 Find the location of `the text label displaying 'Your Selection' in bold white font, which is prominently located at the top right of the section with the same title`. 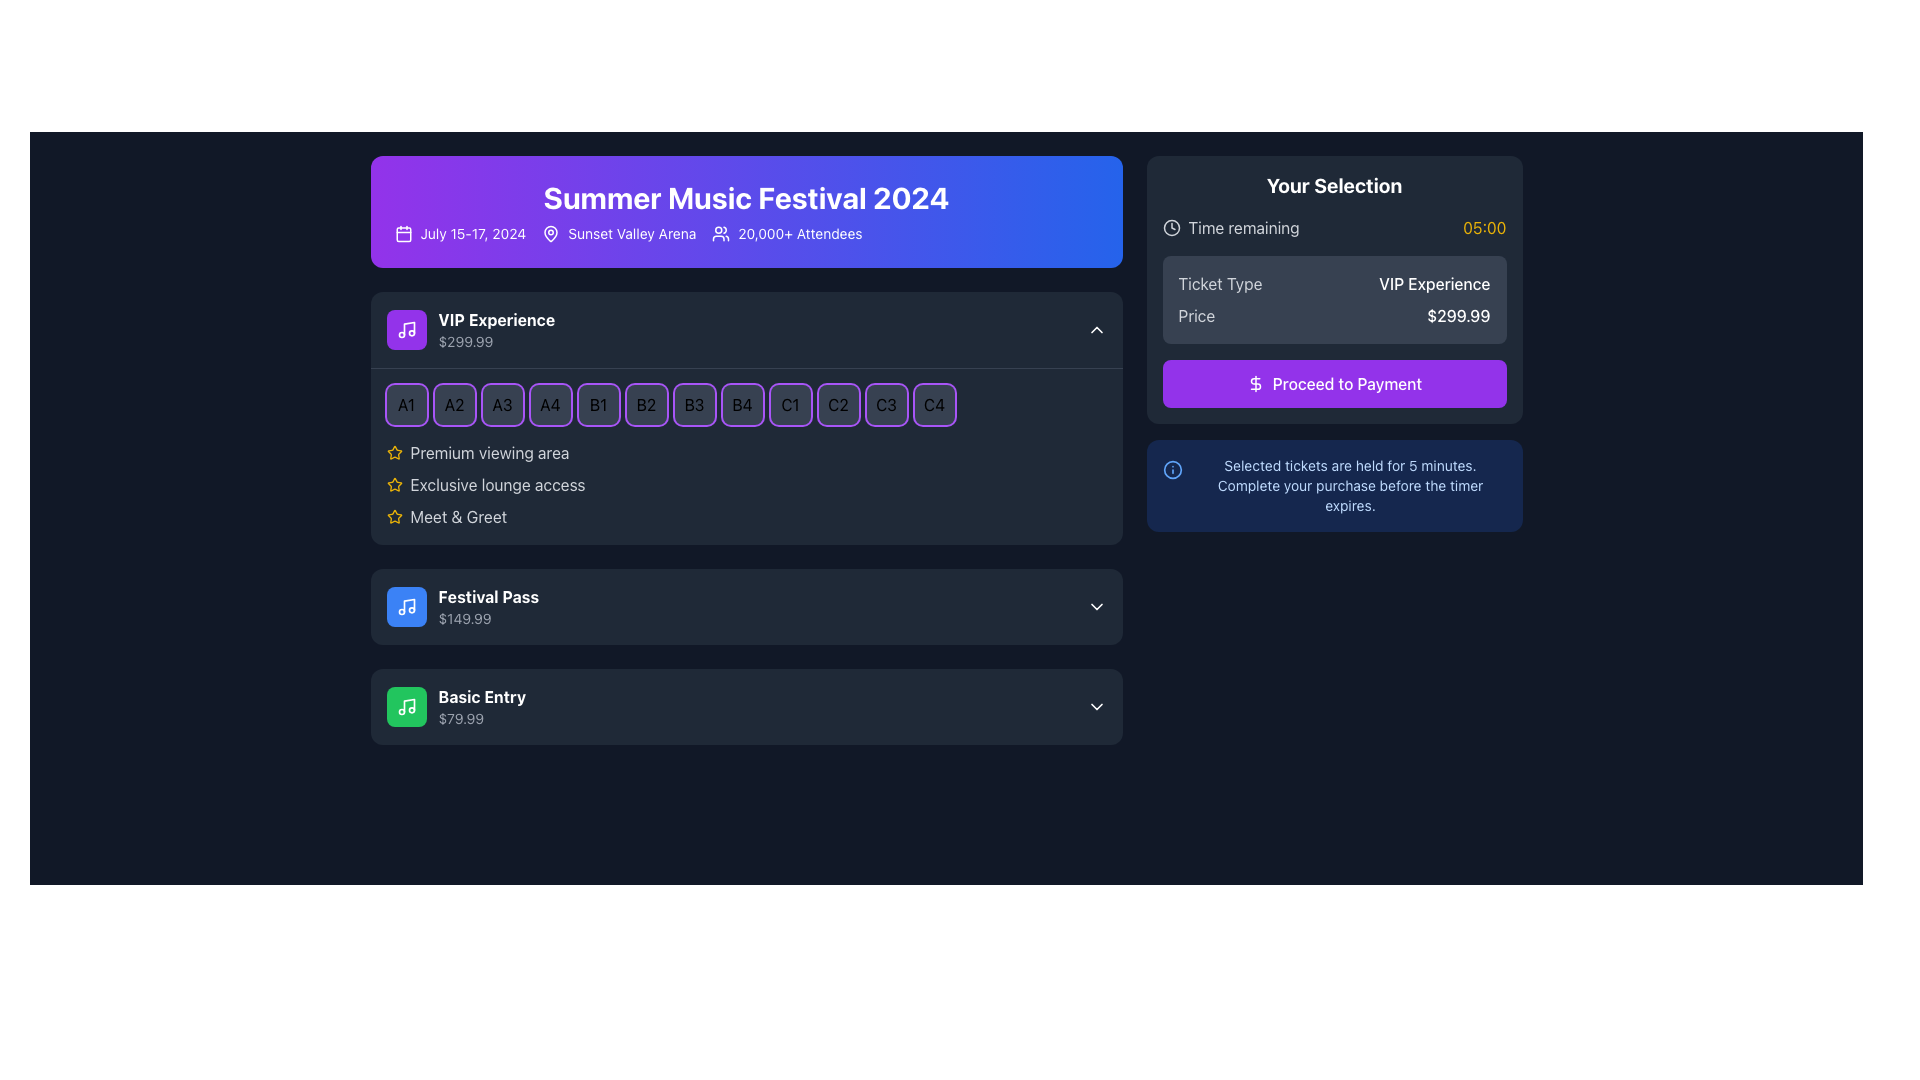

the text label displaying 'Your Selection' in bold white font, which is prominently located at the top right of the section with the same title is located at coordinates (1334, 185).